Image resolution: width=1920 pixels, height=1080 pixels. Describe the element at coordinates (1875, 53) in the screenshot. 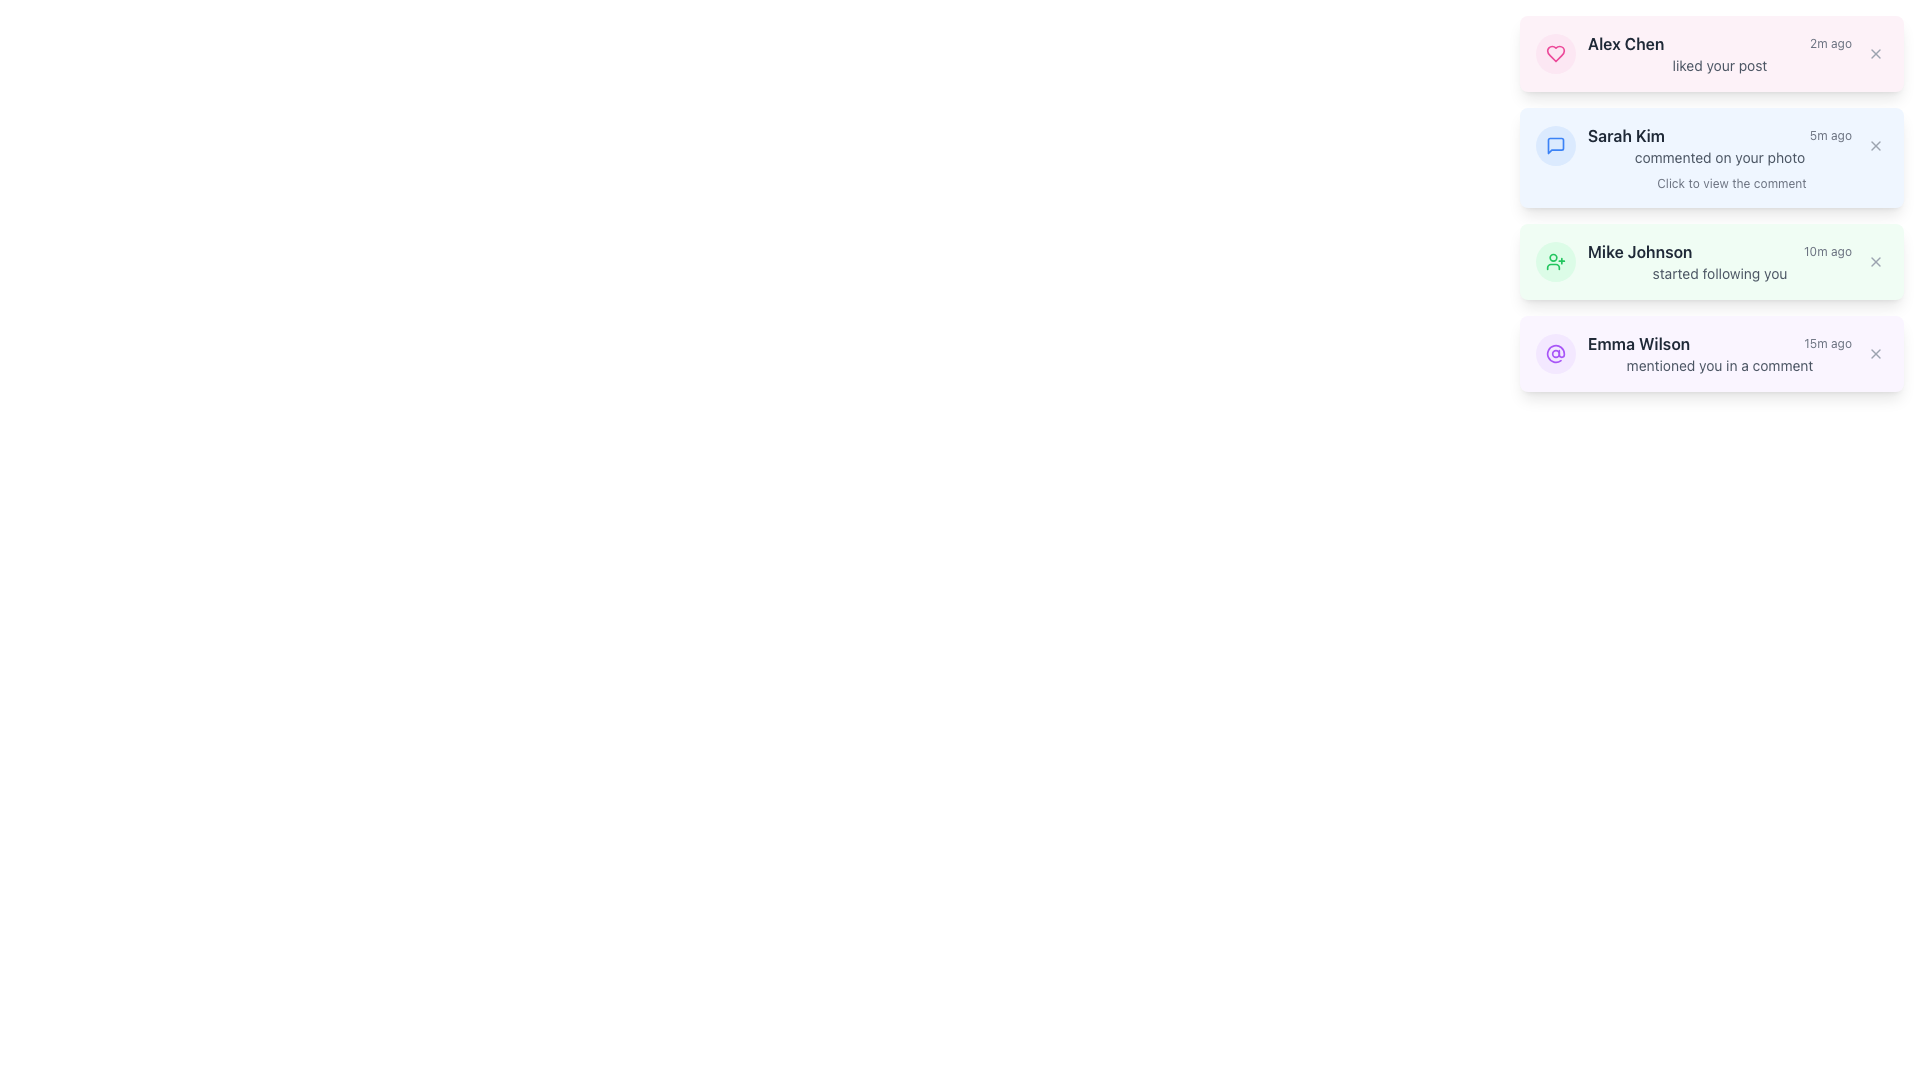

I see `the small circular dismiss button with an 'X' icon located at the top-right corner of the notification card that reads 'Alex Chen liked your post.'` at that location.